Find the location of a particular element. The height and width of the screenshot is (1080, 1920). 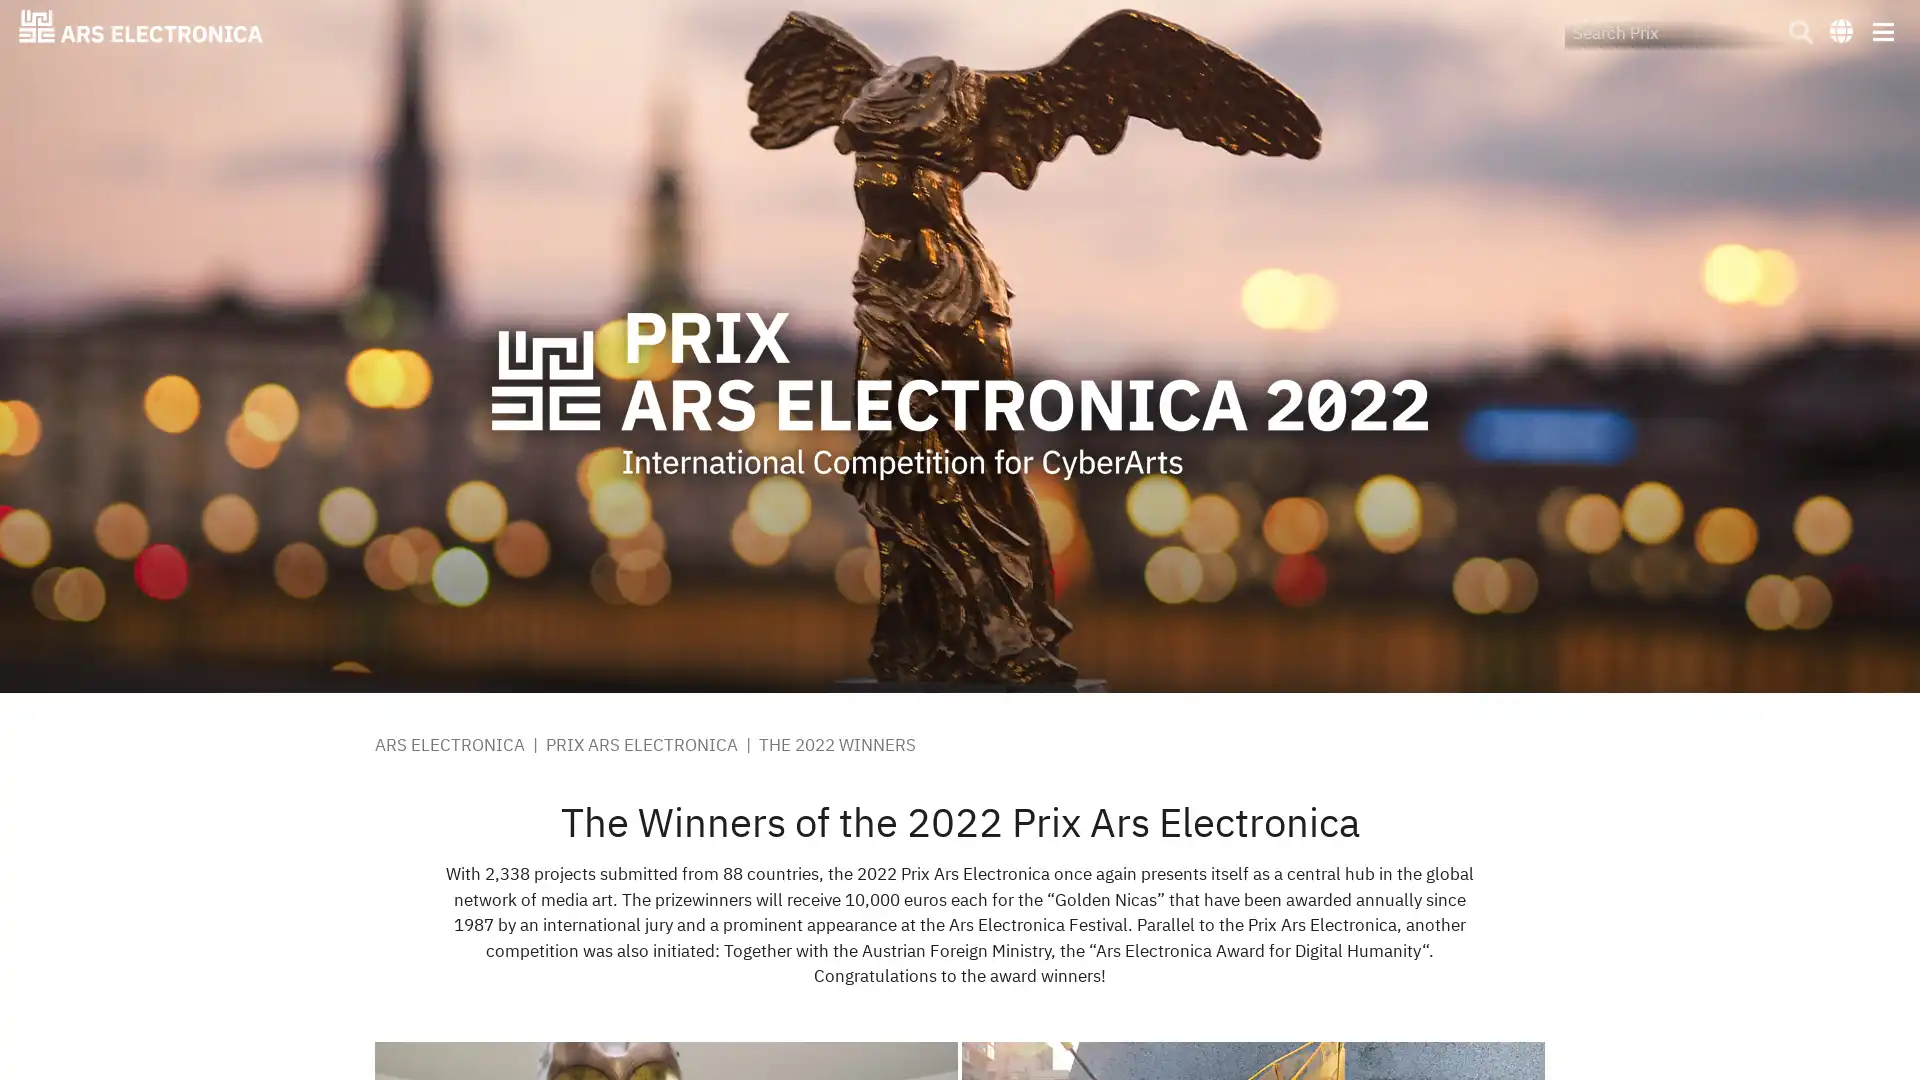

Show language menu is located at coordinates (1840, 29).